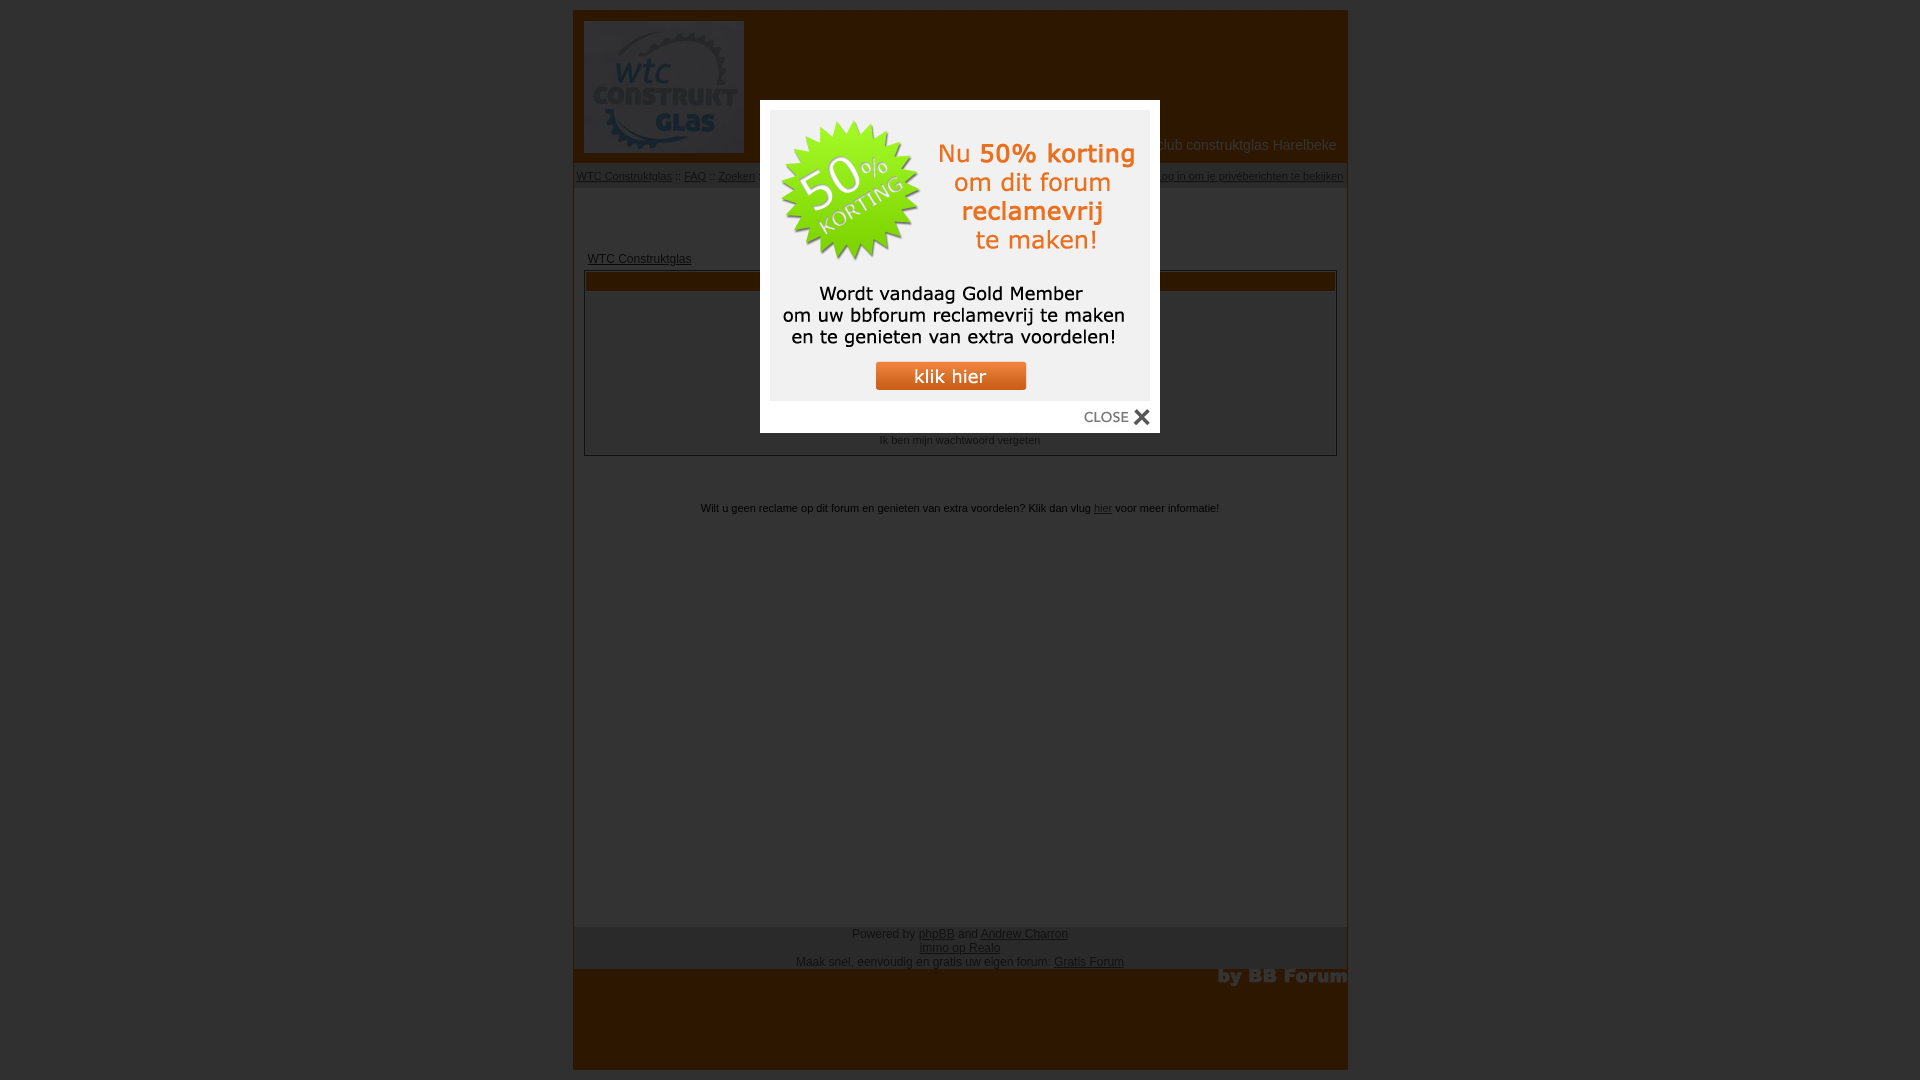  Describe the element at coordinates (960, 438) in the screenshot. I see `'Ik ben mijn wachtwoord vergeten'` at that location.